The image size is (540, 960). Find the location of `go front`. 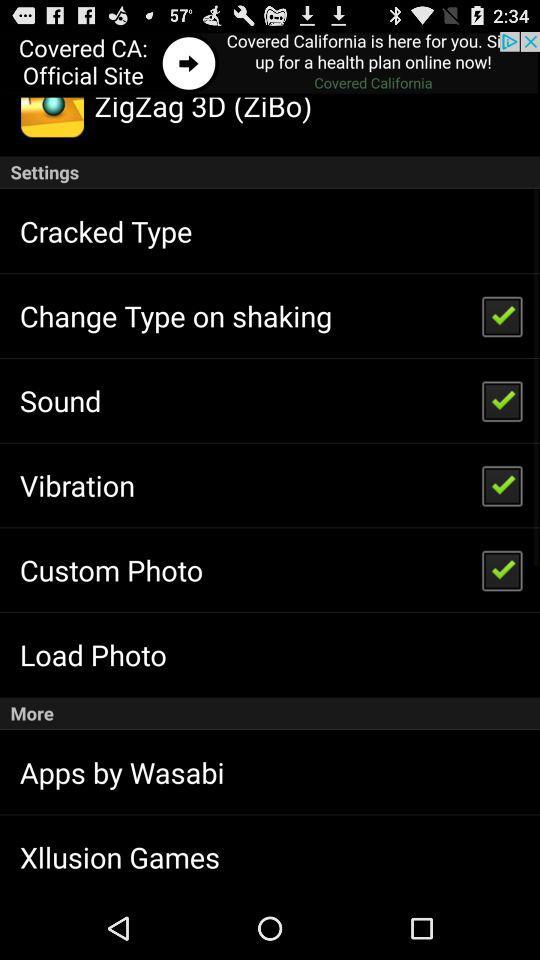

go front is located at coordinates (270, 64).